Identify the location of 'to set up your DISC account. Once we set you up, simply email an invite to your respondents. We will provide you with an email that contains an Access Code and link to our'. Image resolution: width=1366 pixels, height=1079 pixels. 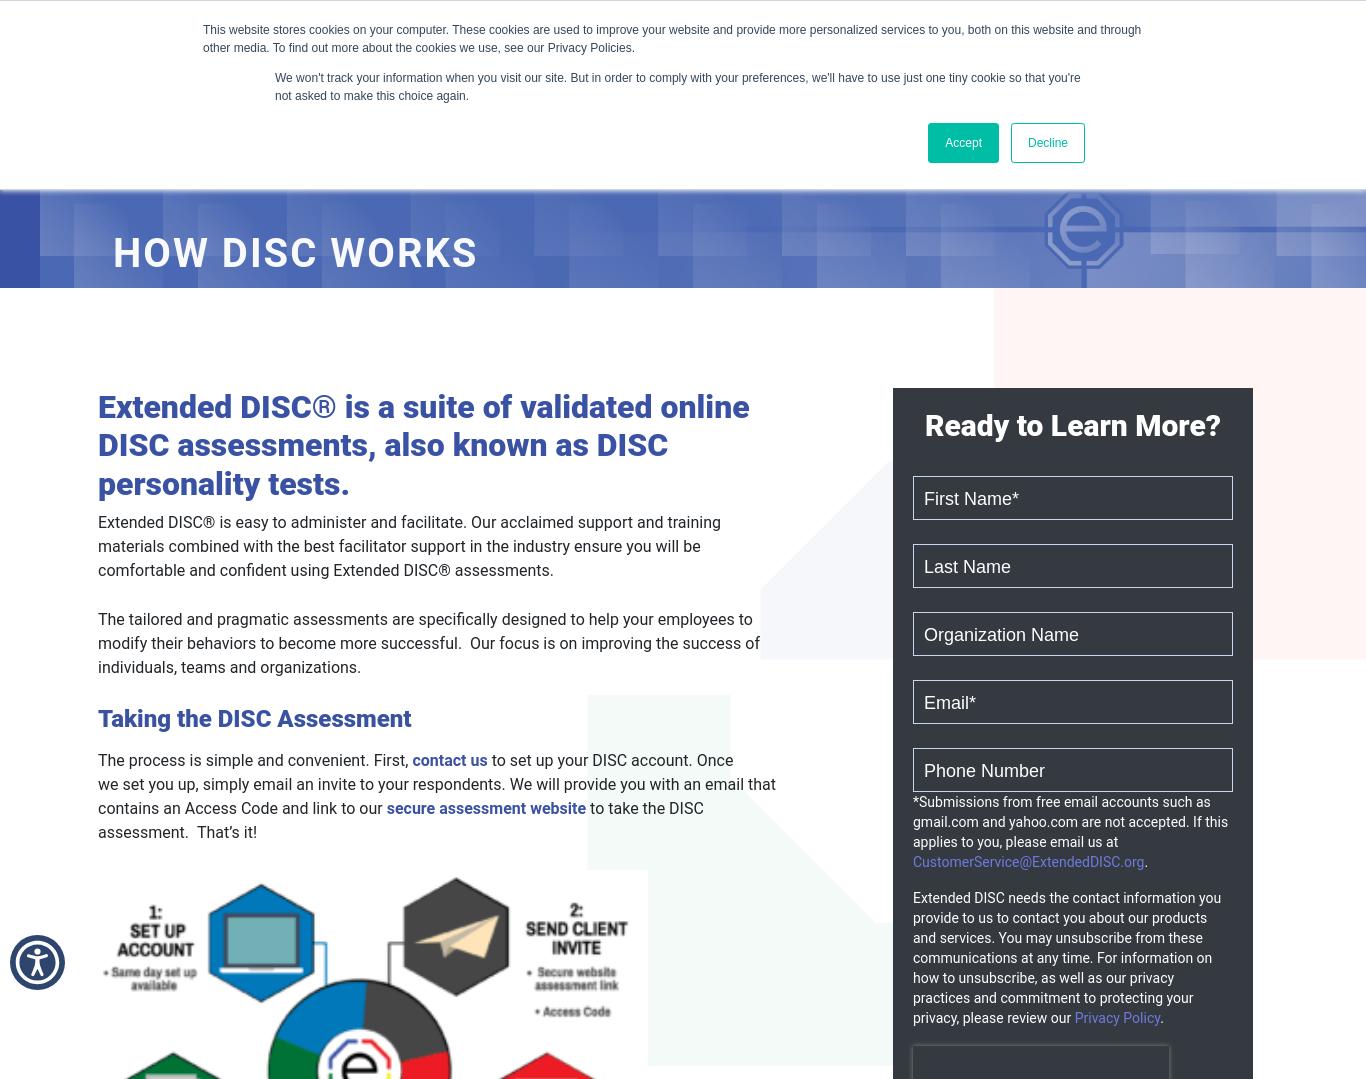
(435, 783).